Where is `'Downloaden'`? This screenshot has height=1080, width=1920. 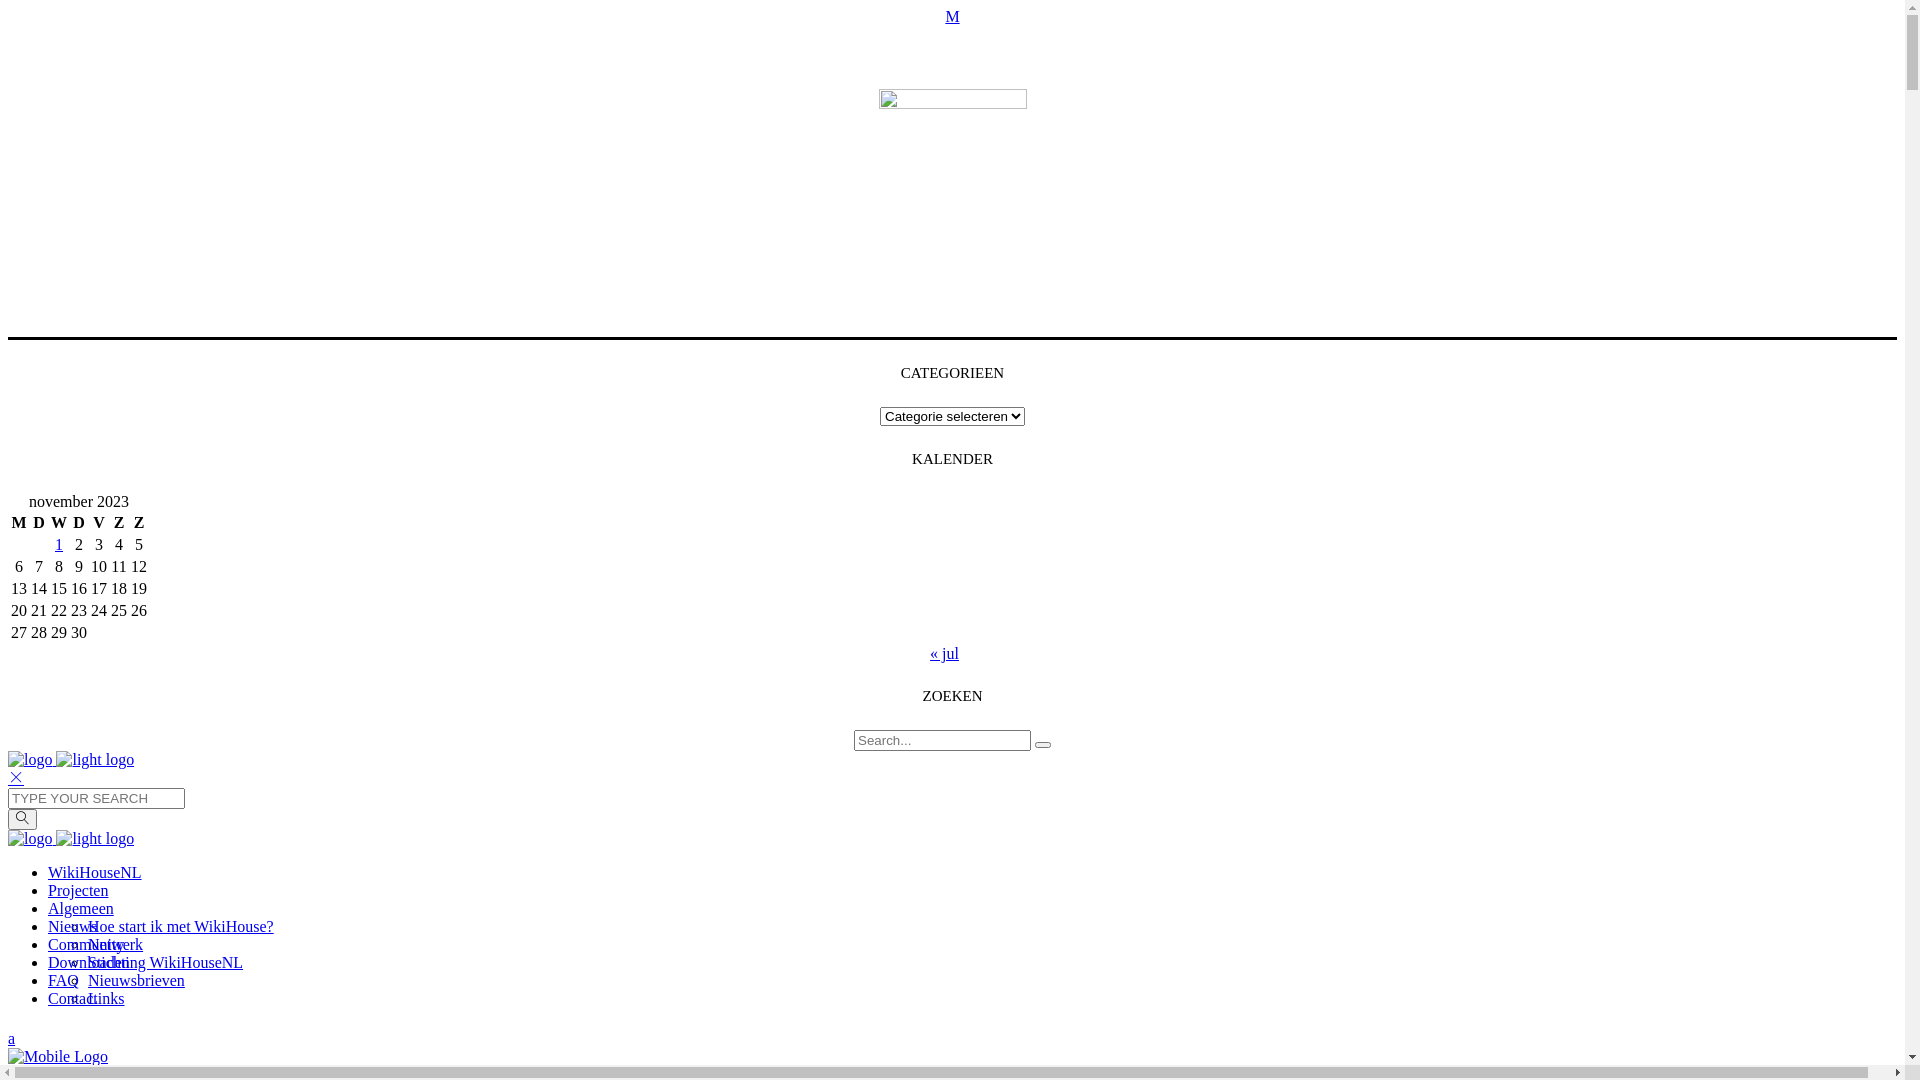
'Downloaden' is located at coordinates (88, 961).